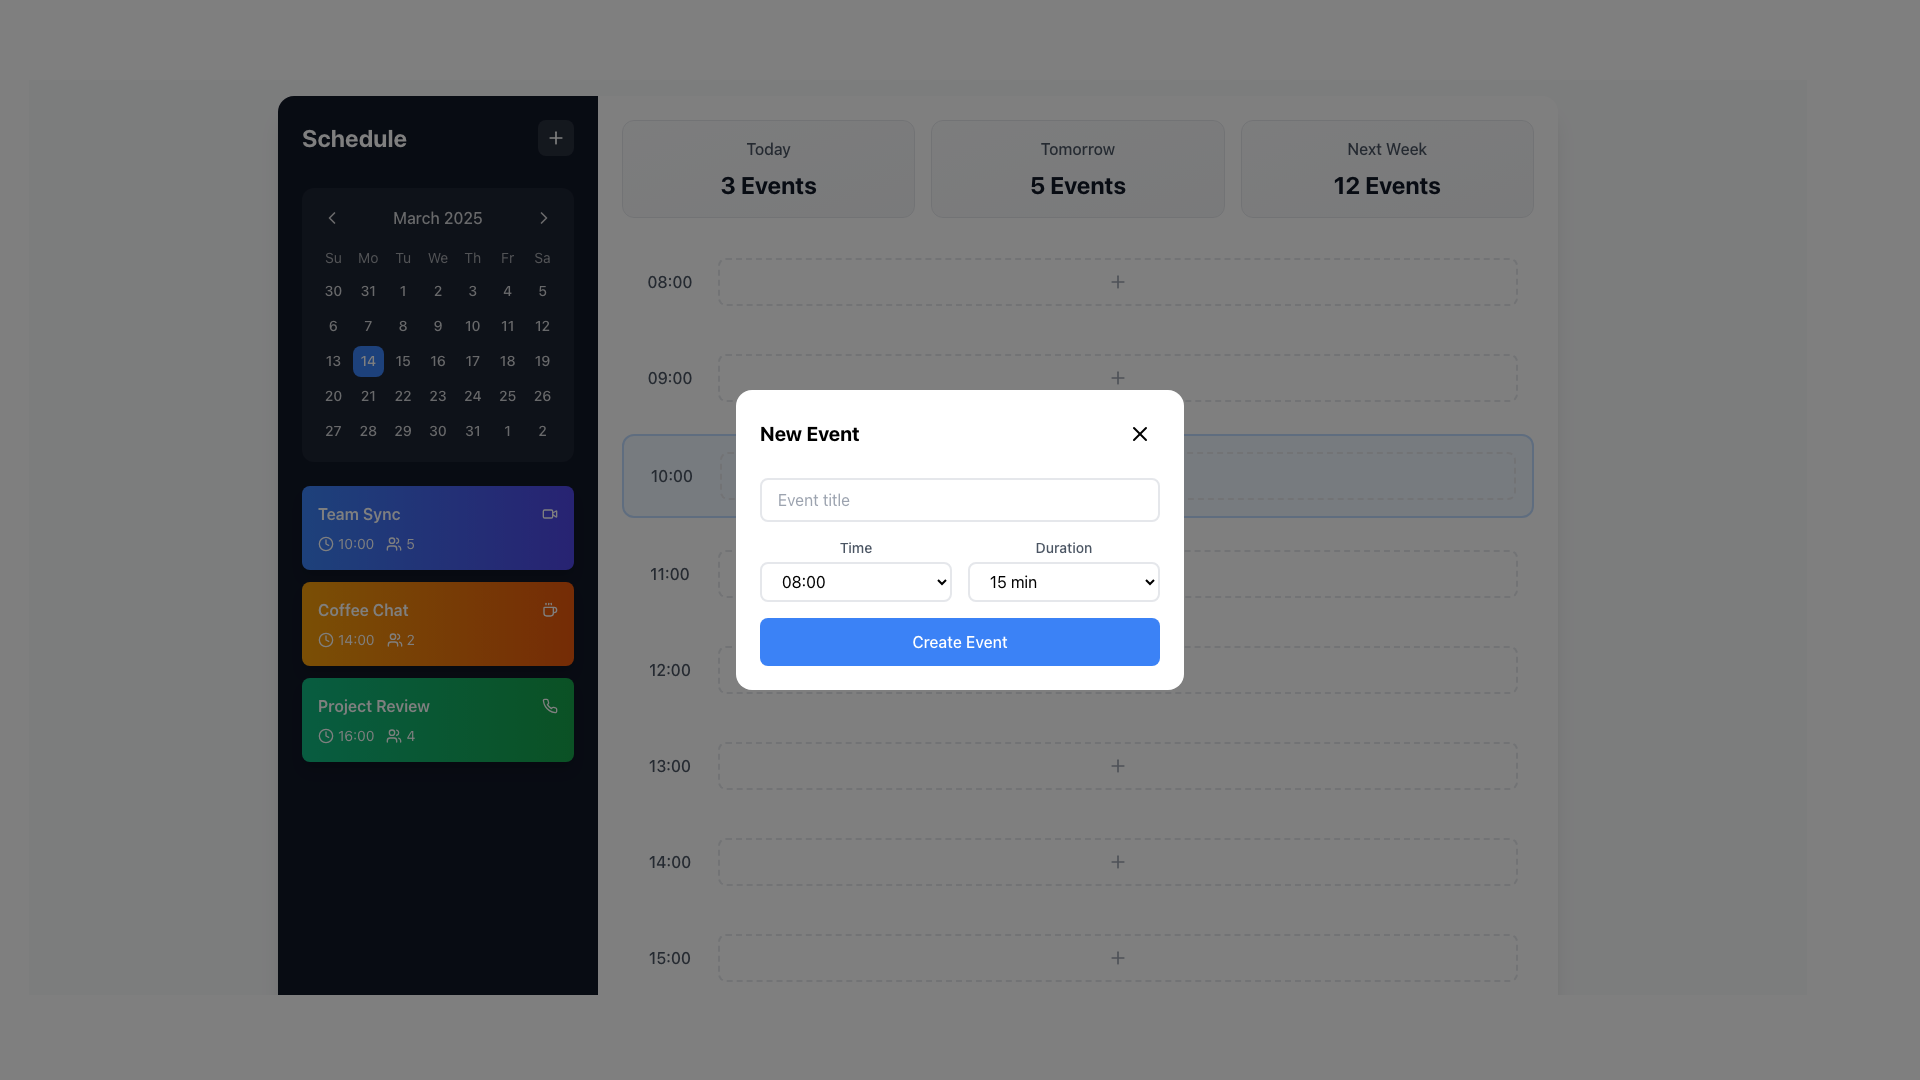 The width and height of the screenshot is (1920, 1080). I want to click on the time label displaying '16:00' with a clock icon, which is part of the 'Project Review' section on a green background, so click(346, 736).